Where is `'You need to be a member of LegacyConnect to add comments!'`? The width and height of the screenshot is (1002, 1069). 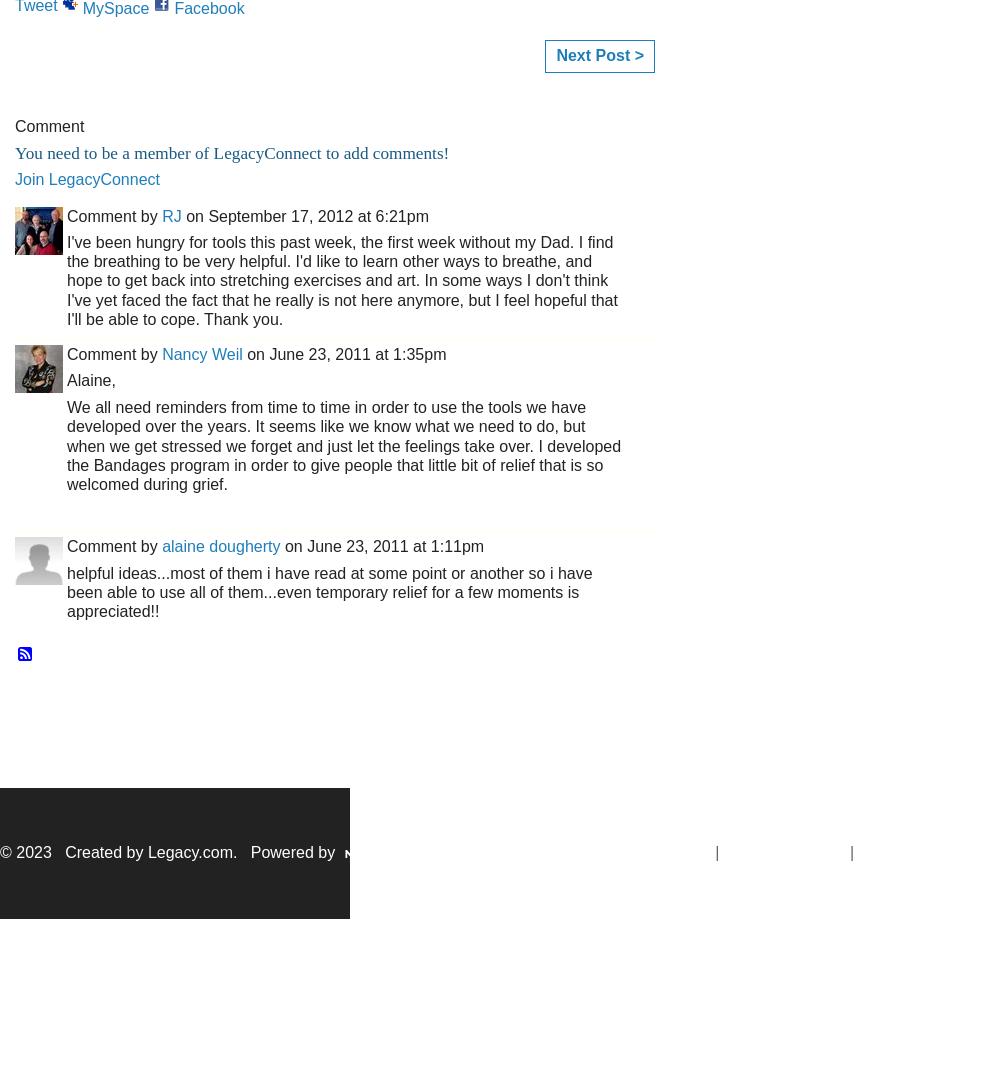 'You need to be a member of LegacyConnect to add comments!' is located at coordinates (15, 152).